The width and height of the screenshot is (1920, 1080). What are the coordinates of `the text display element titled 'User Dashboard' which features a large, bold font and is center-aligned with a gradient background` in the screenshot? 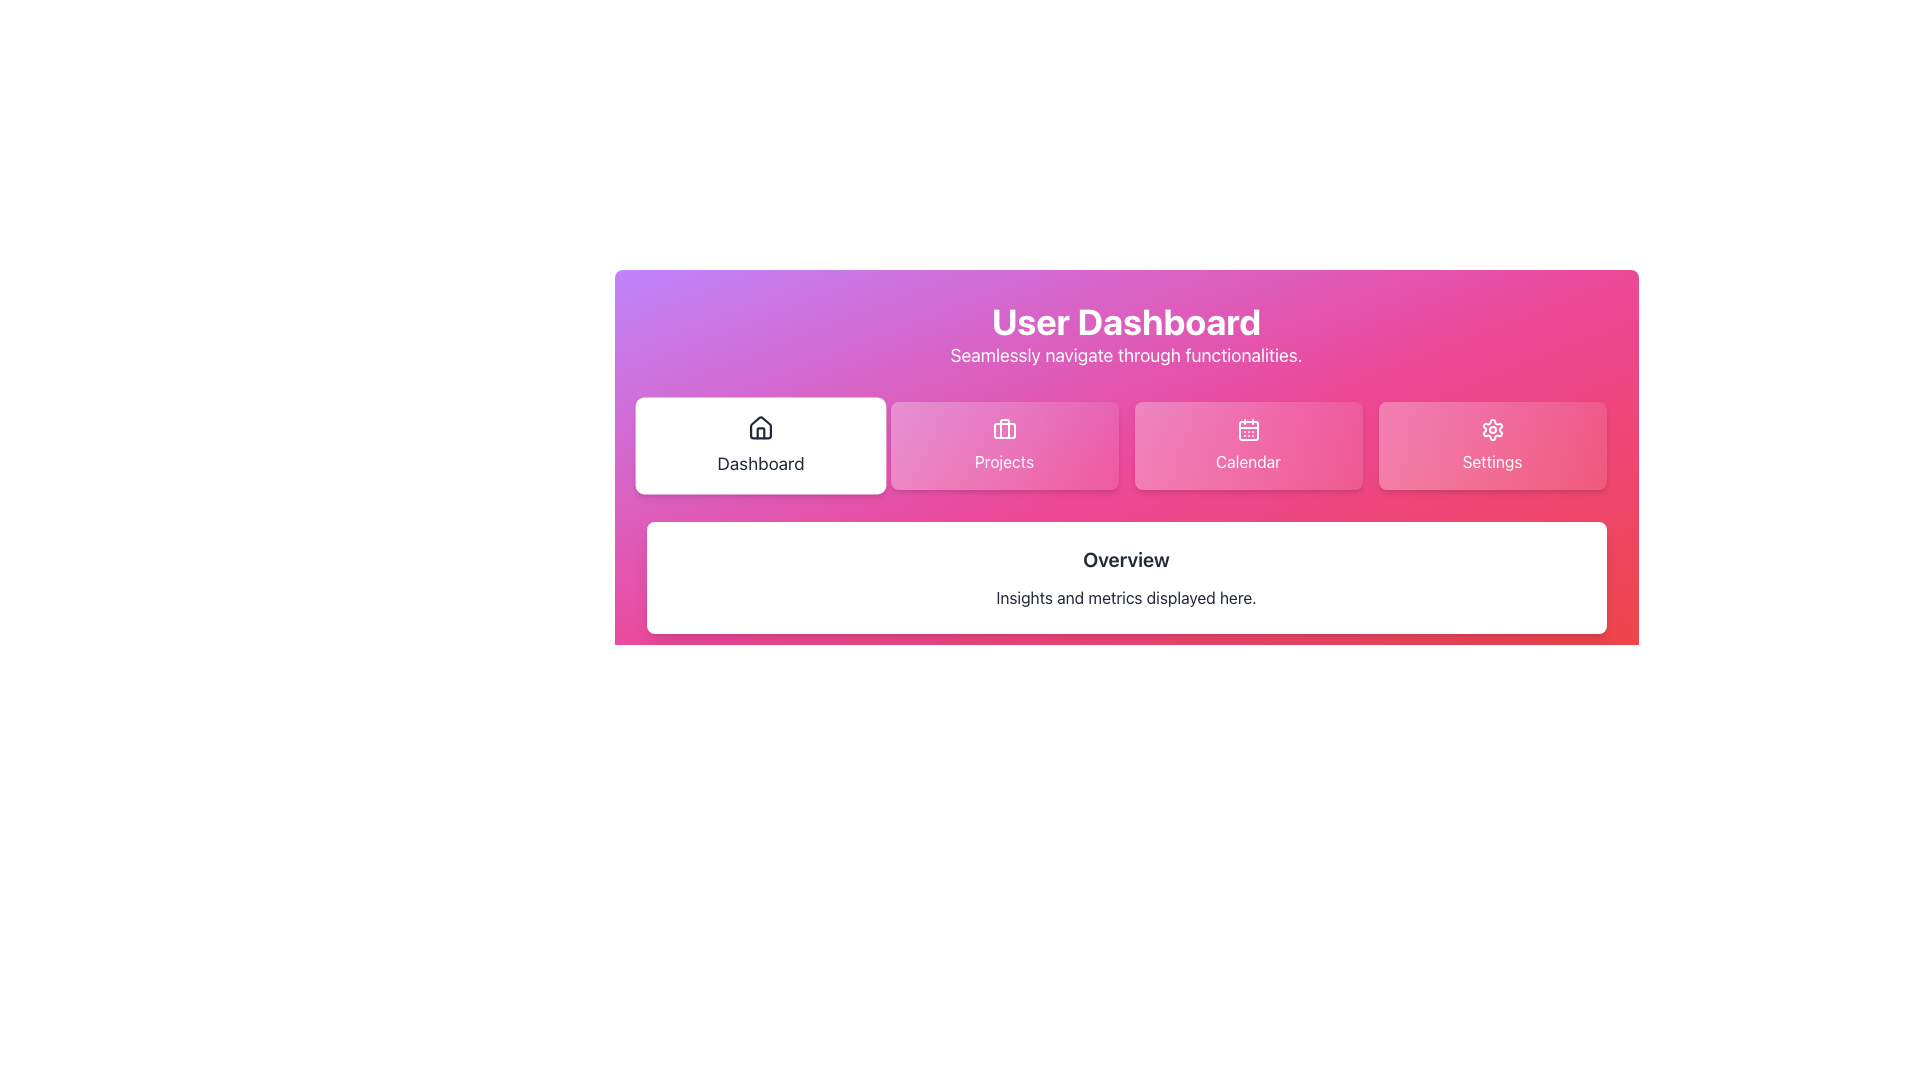 It's located at (1126, 334).